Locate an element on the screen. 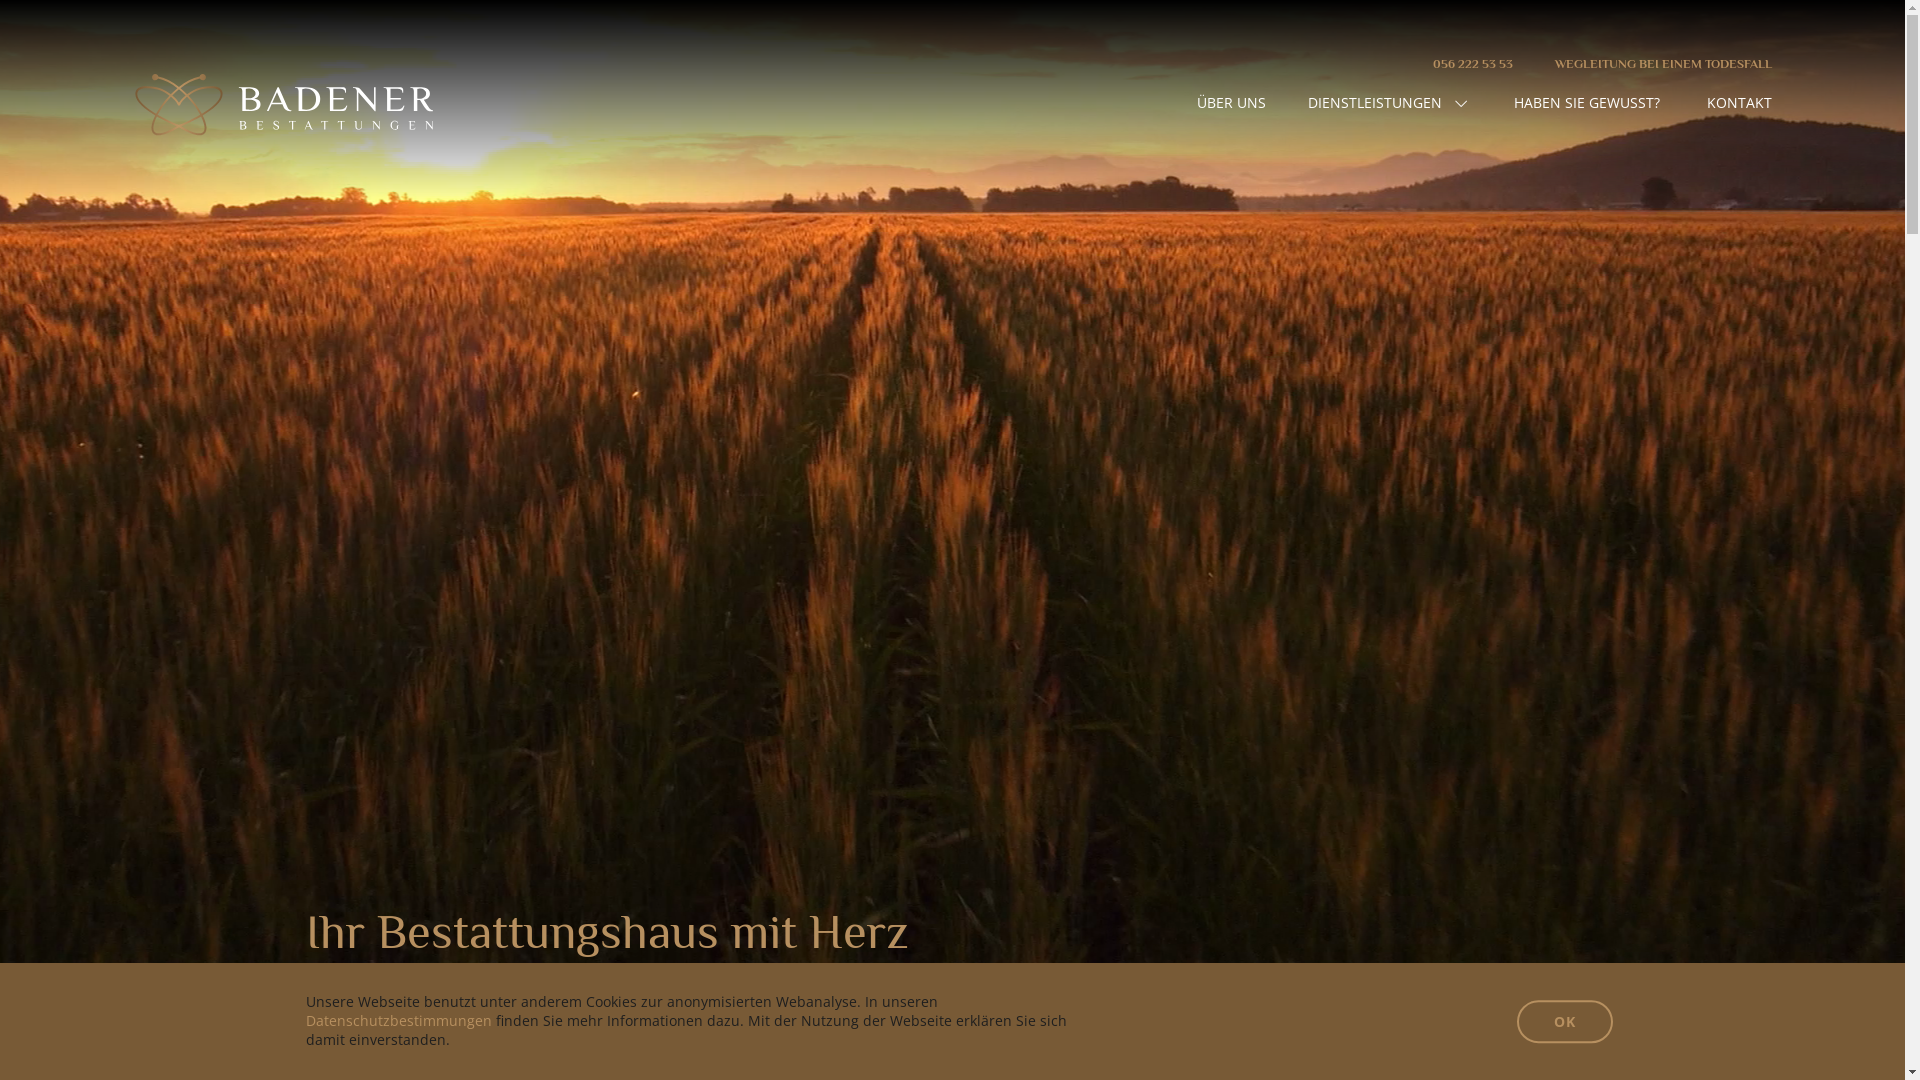 The width and height of the screenshot is (1920, 1080). 'KONTAKT' is located at coordinates (1706, 103).